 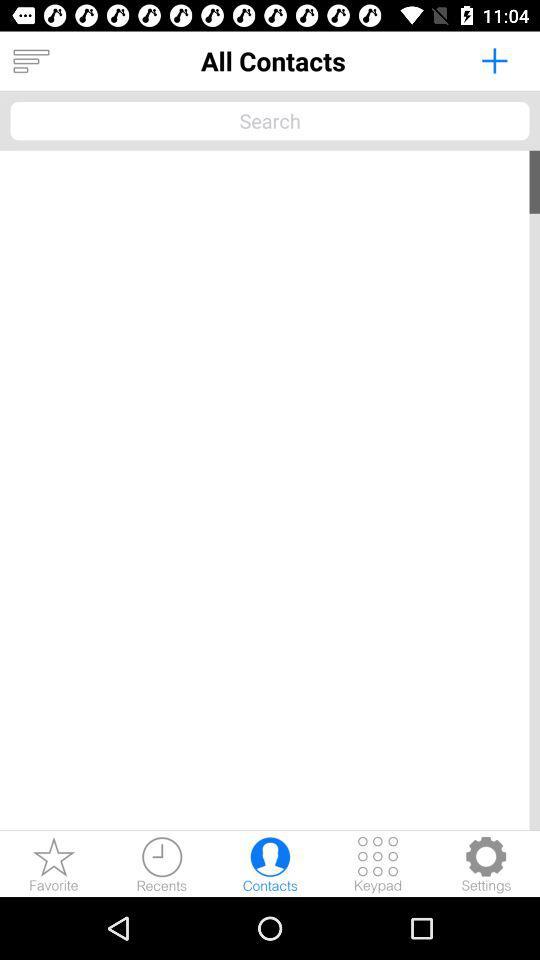 What do you see at coordinates (485, 863) in the screenshot?
I see `settings` at bounding box center [485, 863].